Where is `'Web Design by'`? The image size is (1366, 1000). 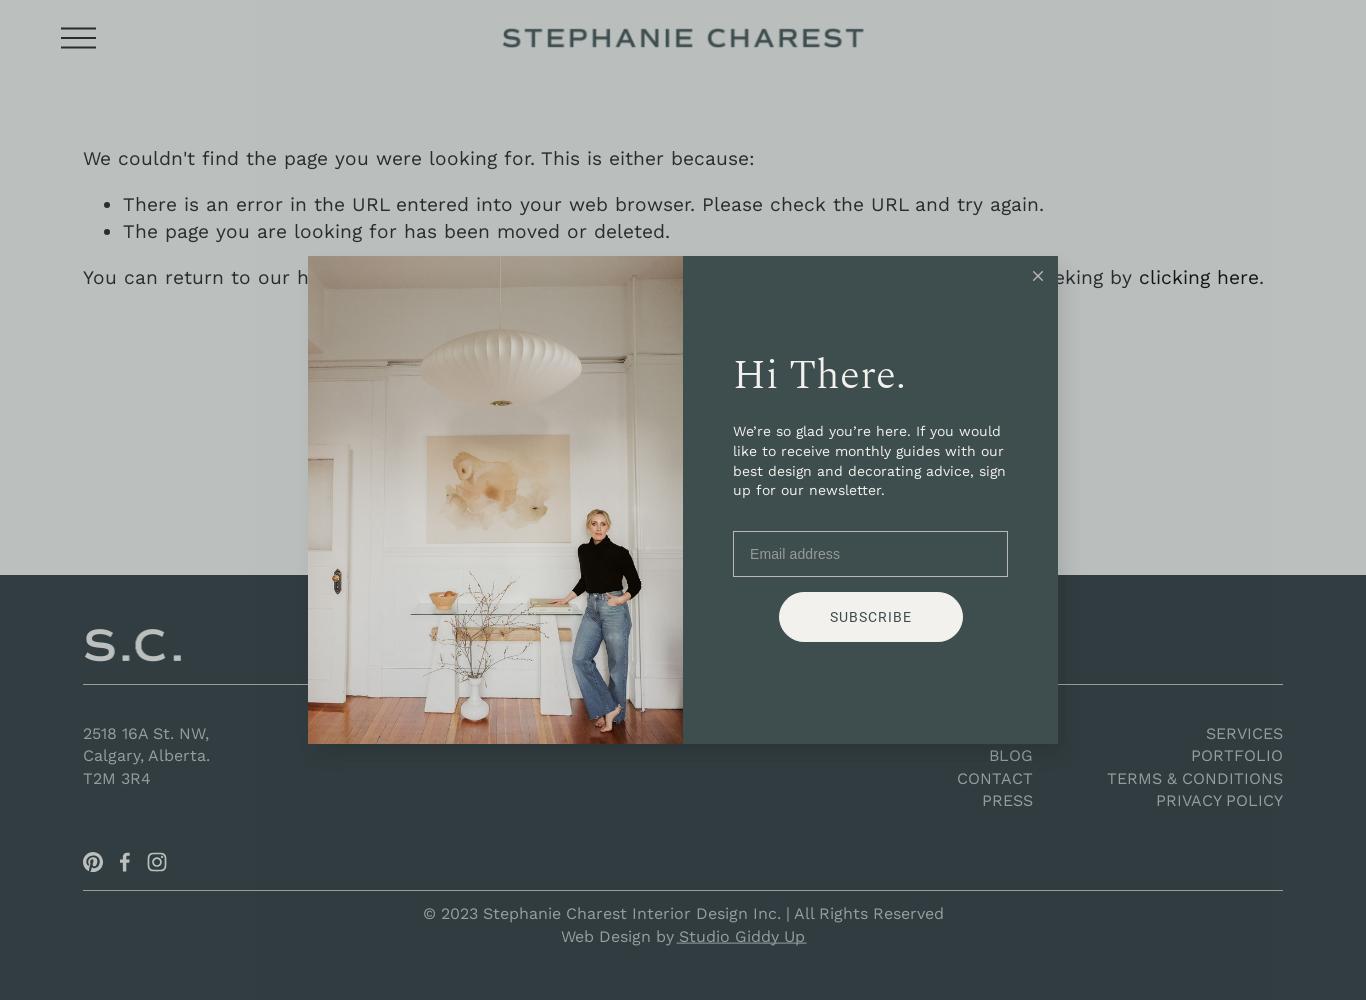
'Web Design by' is located at coordinates (619, 935).